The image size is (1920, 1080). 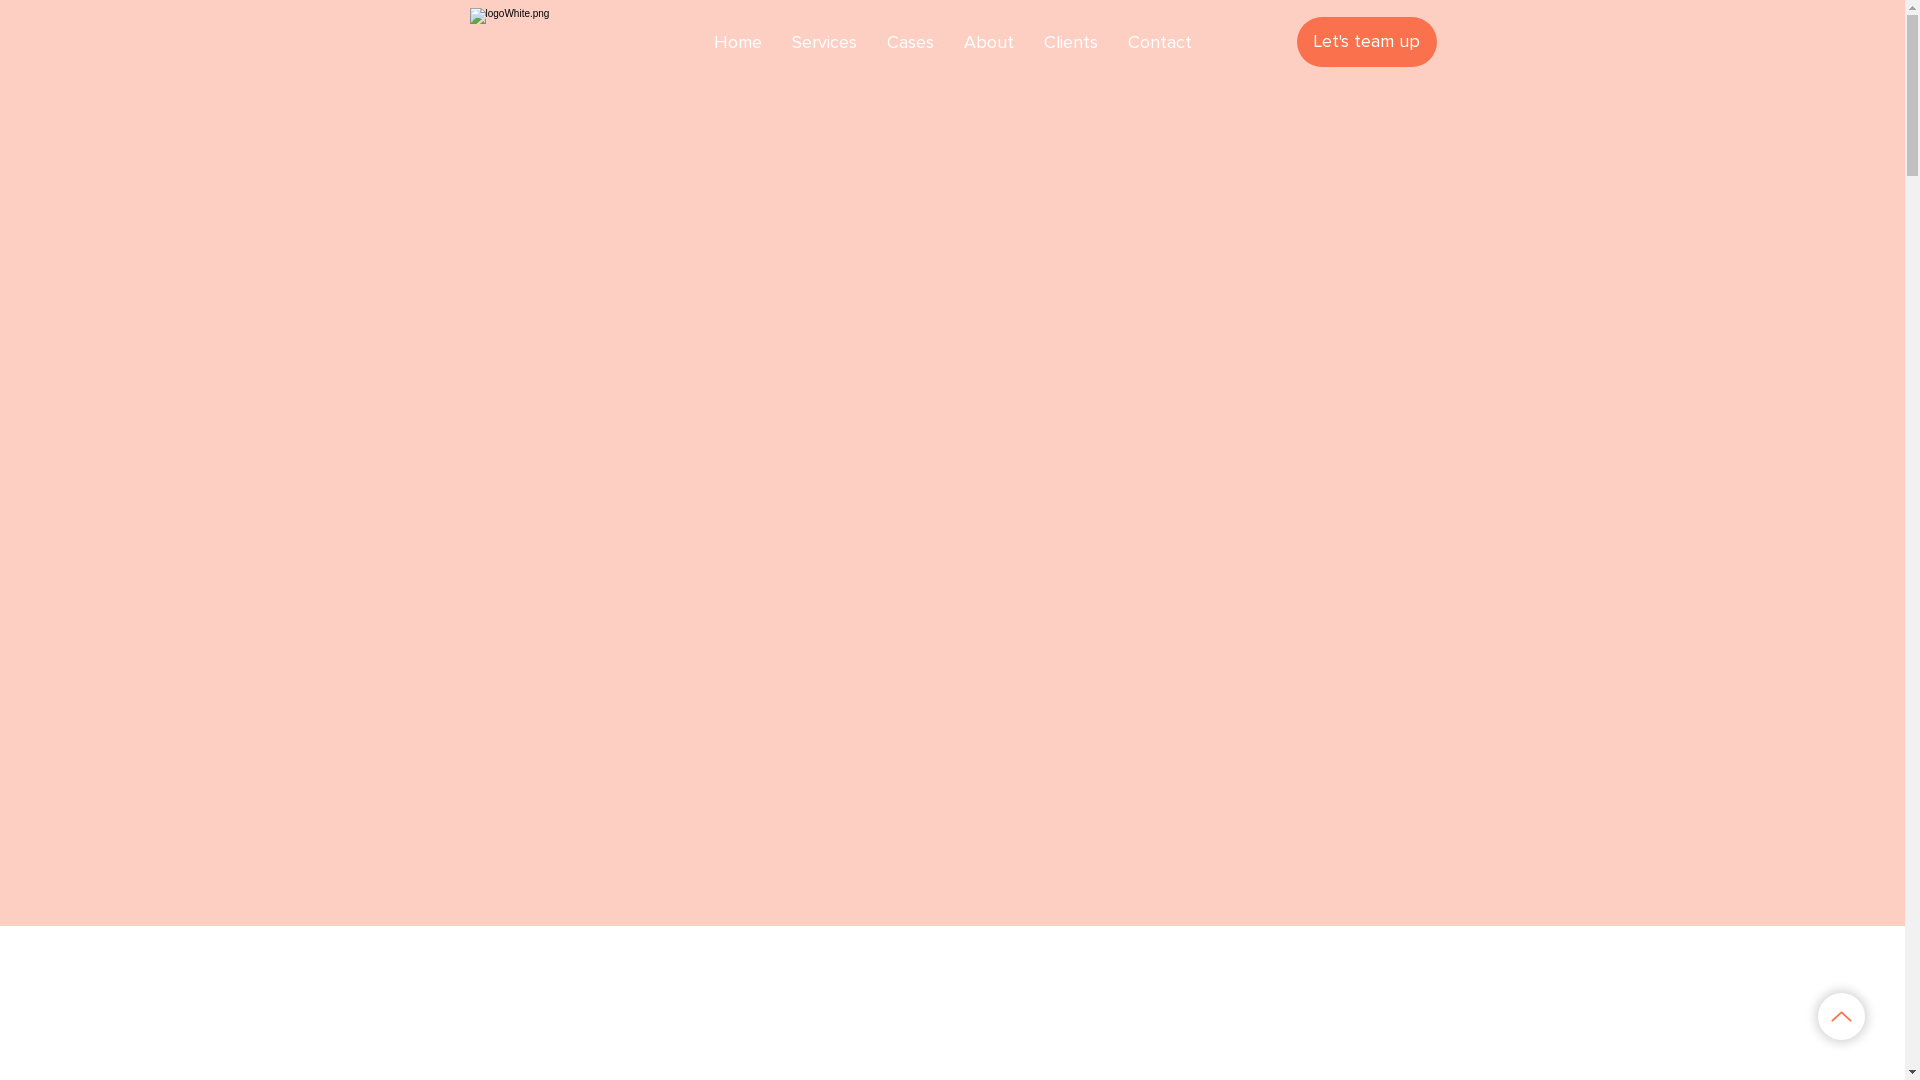 I want to click on 'About', so click(x=988, y=42).